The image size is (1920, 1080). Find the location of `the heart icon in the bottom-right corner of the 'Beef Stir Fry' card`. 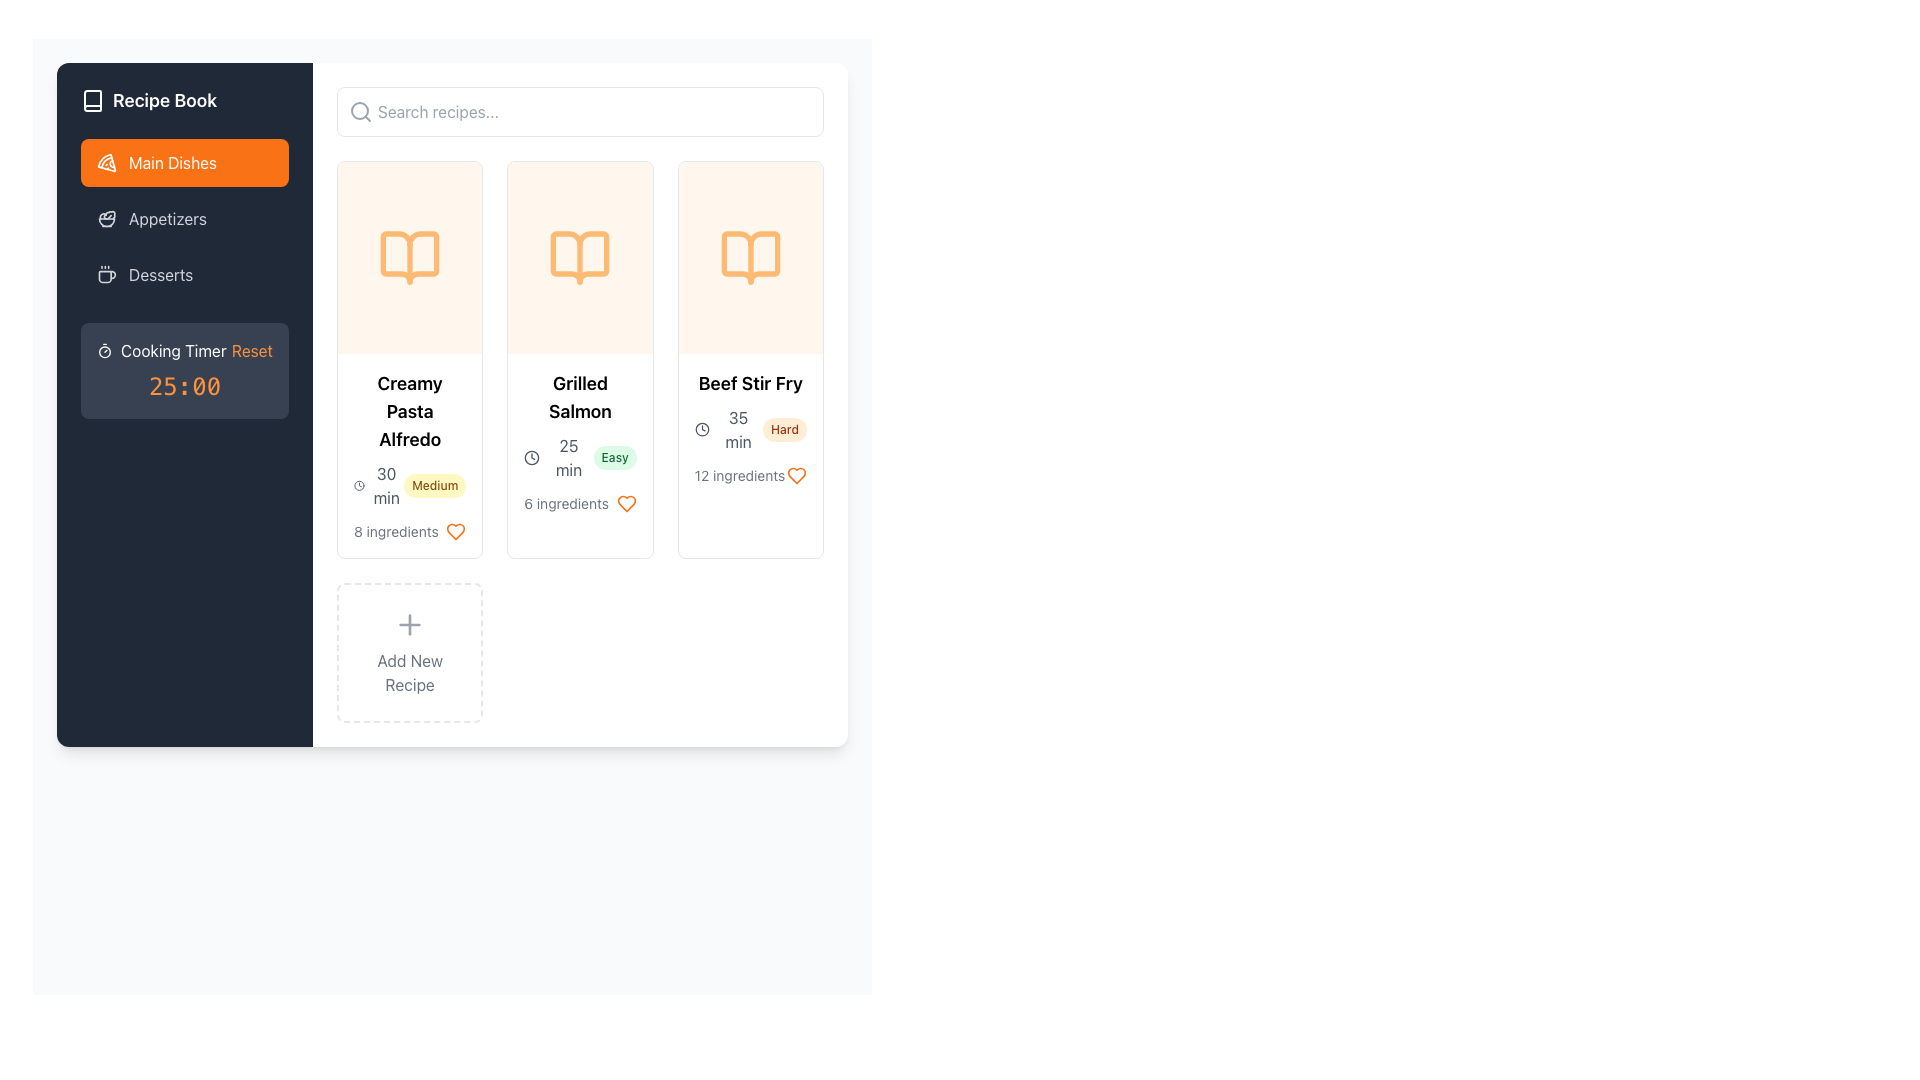

the heart icon in the bottom-right corner of the 'Beef Stir Fry' card is located at coordinates (795, 475).